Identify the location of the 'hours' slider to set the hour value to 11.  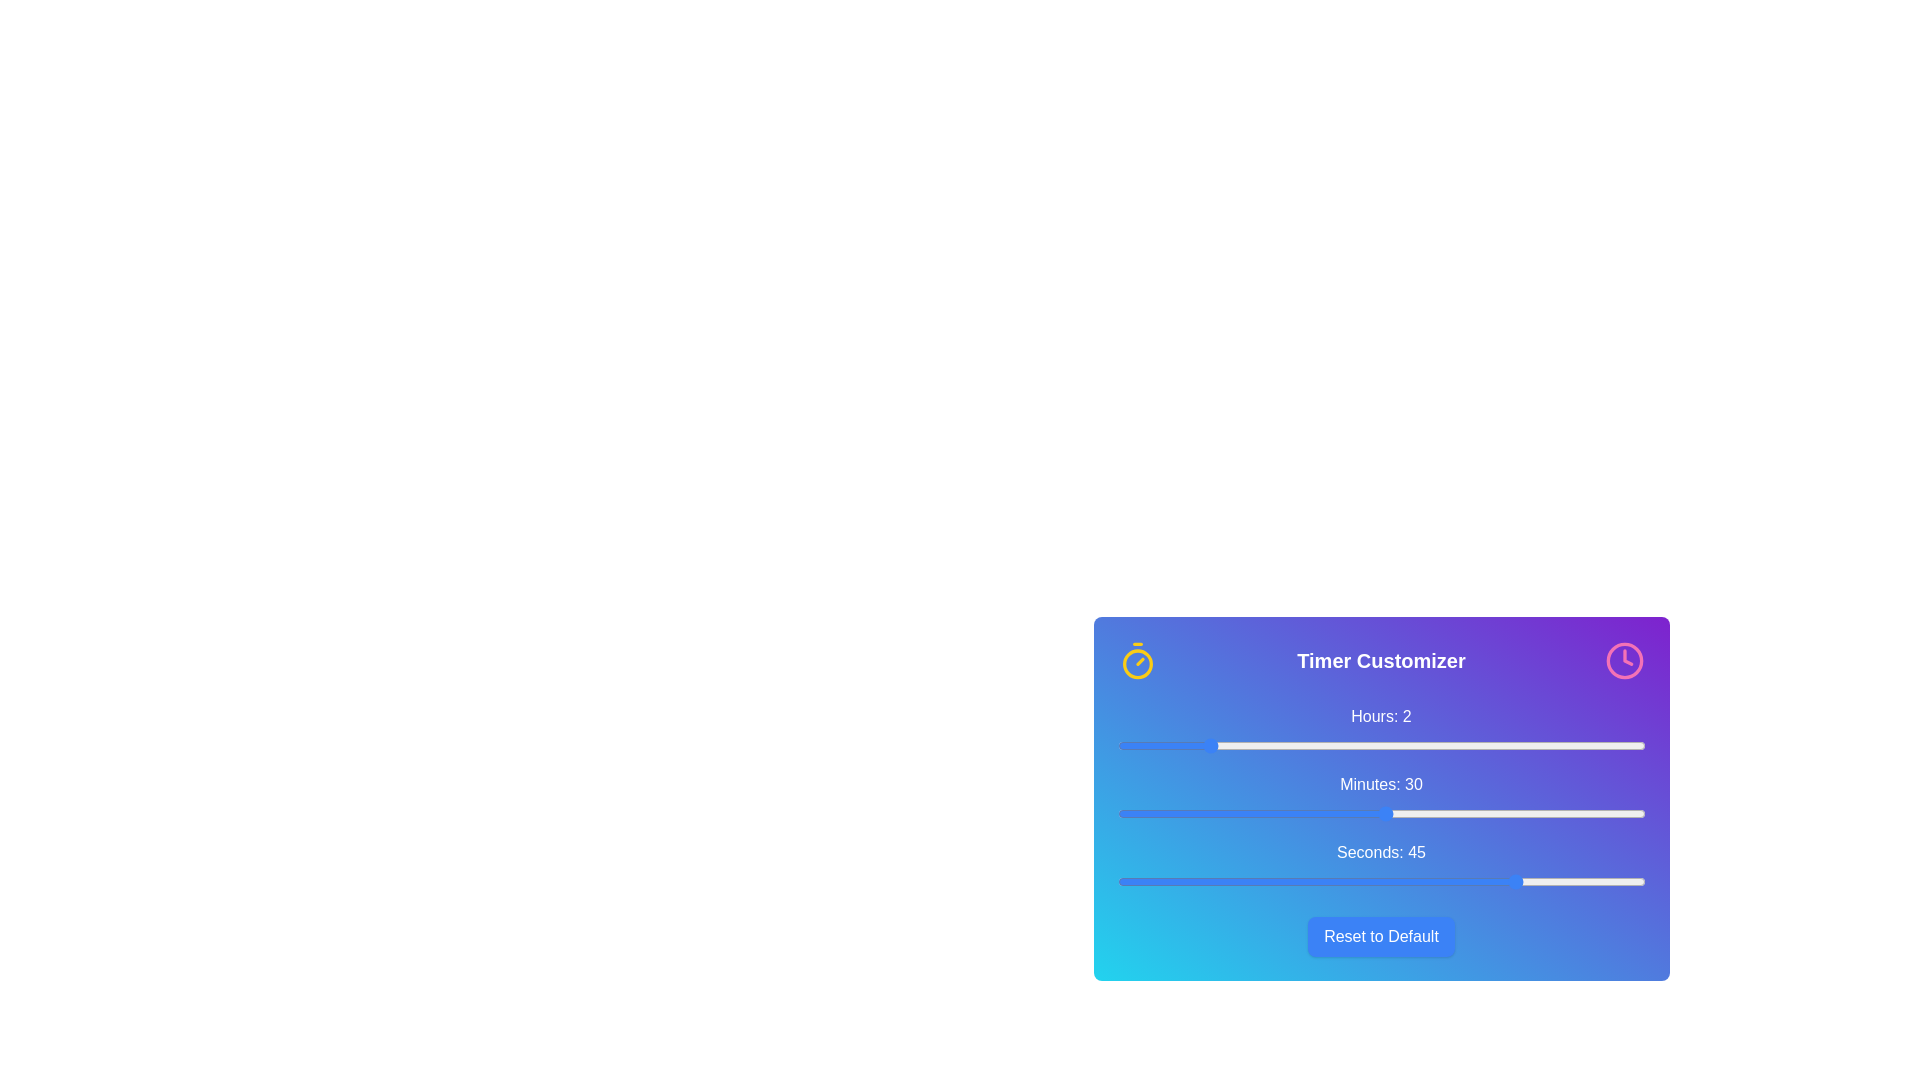
(1601, 745).